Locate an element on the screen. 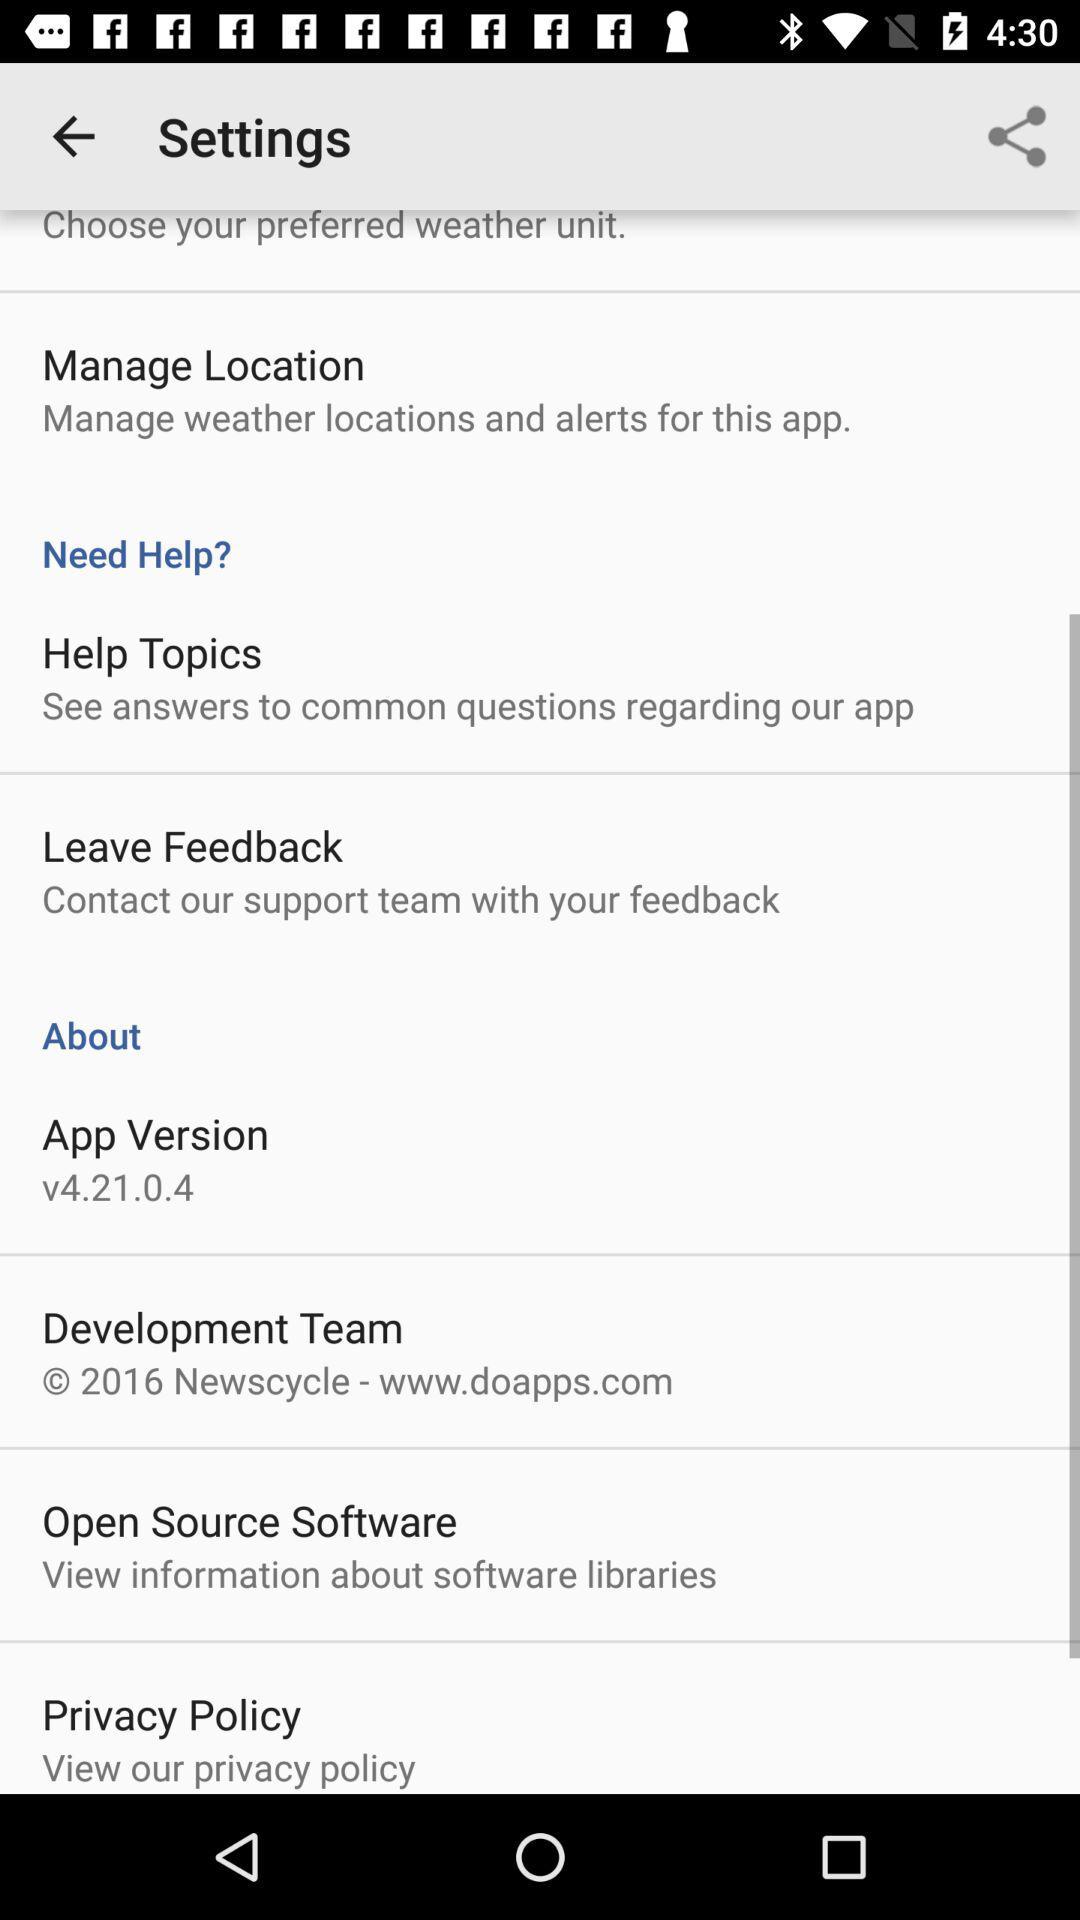  manage location is located at coordinates (203, 363).